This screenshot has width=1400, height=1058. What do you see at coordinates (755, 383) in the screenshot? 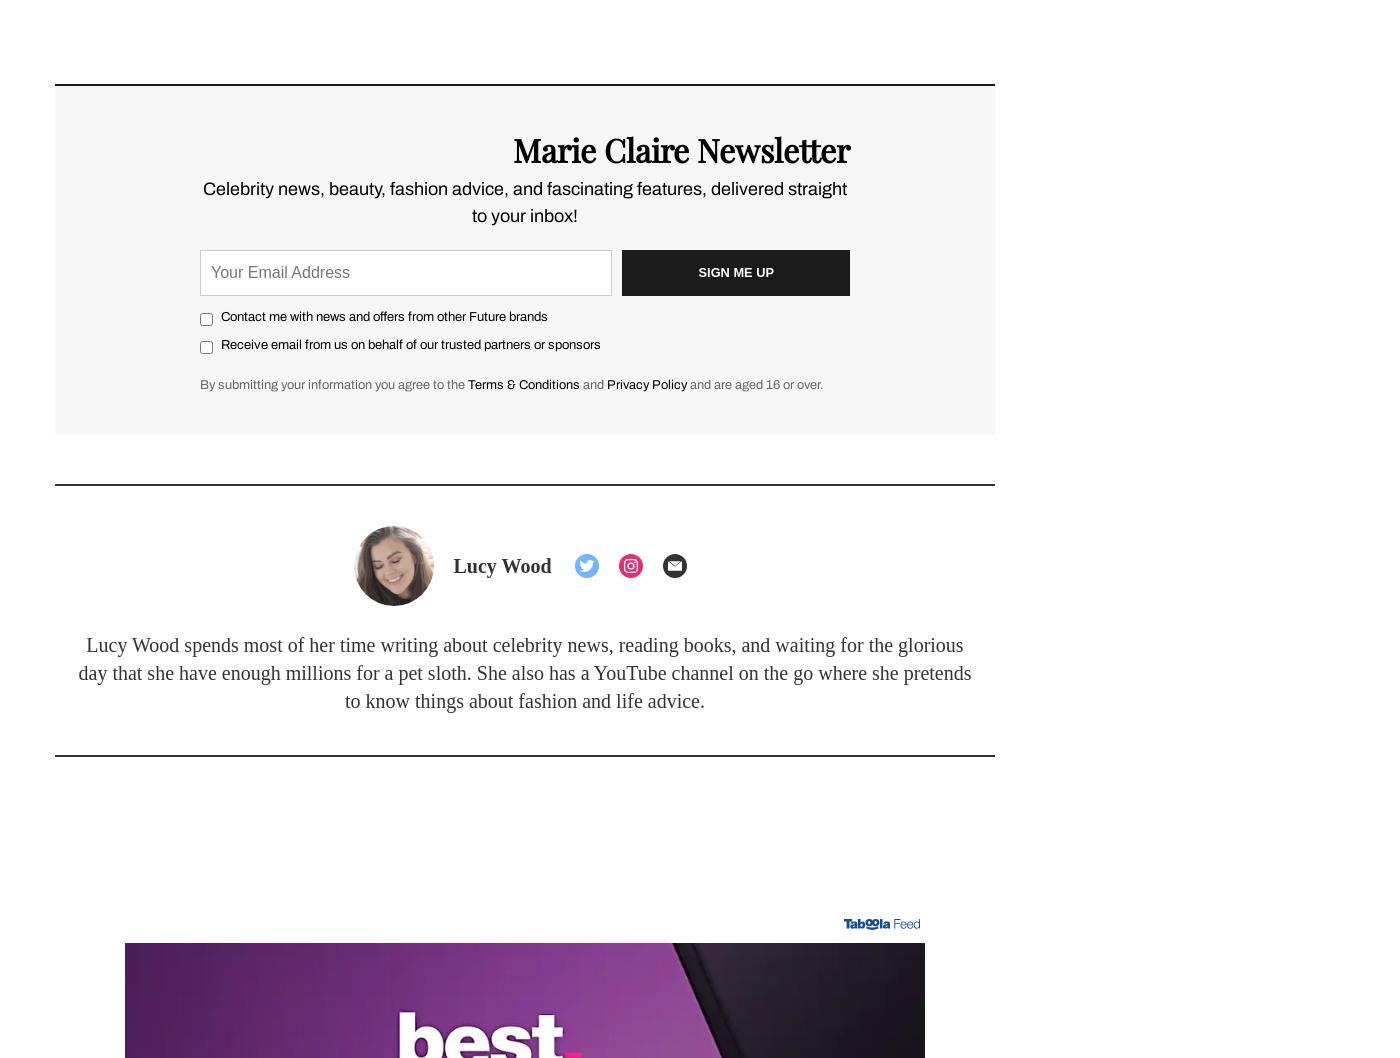
I see `'and are aged 16 or over.'` at bounding box center [755, 383].